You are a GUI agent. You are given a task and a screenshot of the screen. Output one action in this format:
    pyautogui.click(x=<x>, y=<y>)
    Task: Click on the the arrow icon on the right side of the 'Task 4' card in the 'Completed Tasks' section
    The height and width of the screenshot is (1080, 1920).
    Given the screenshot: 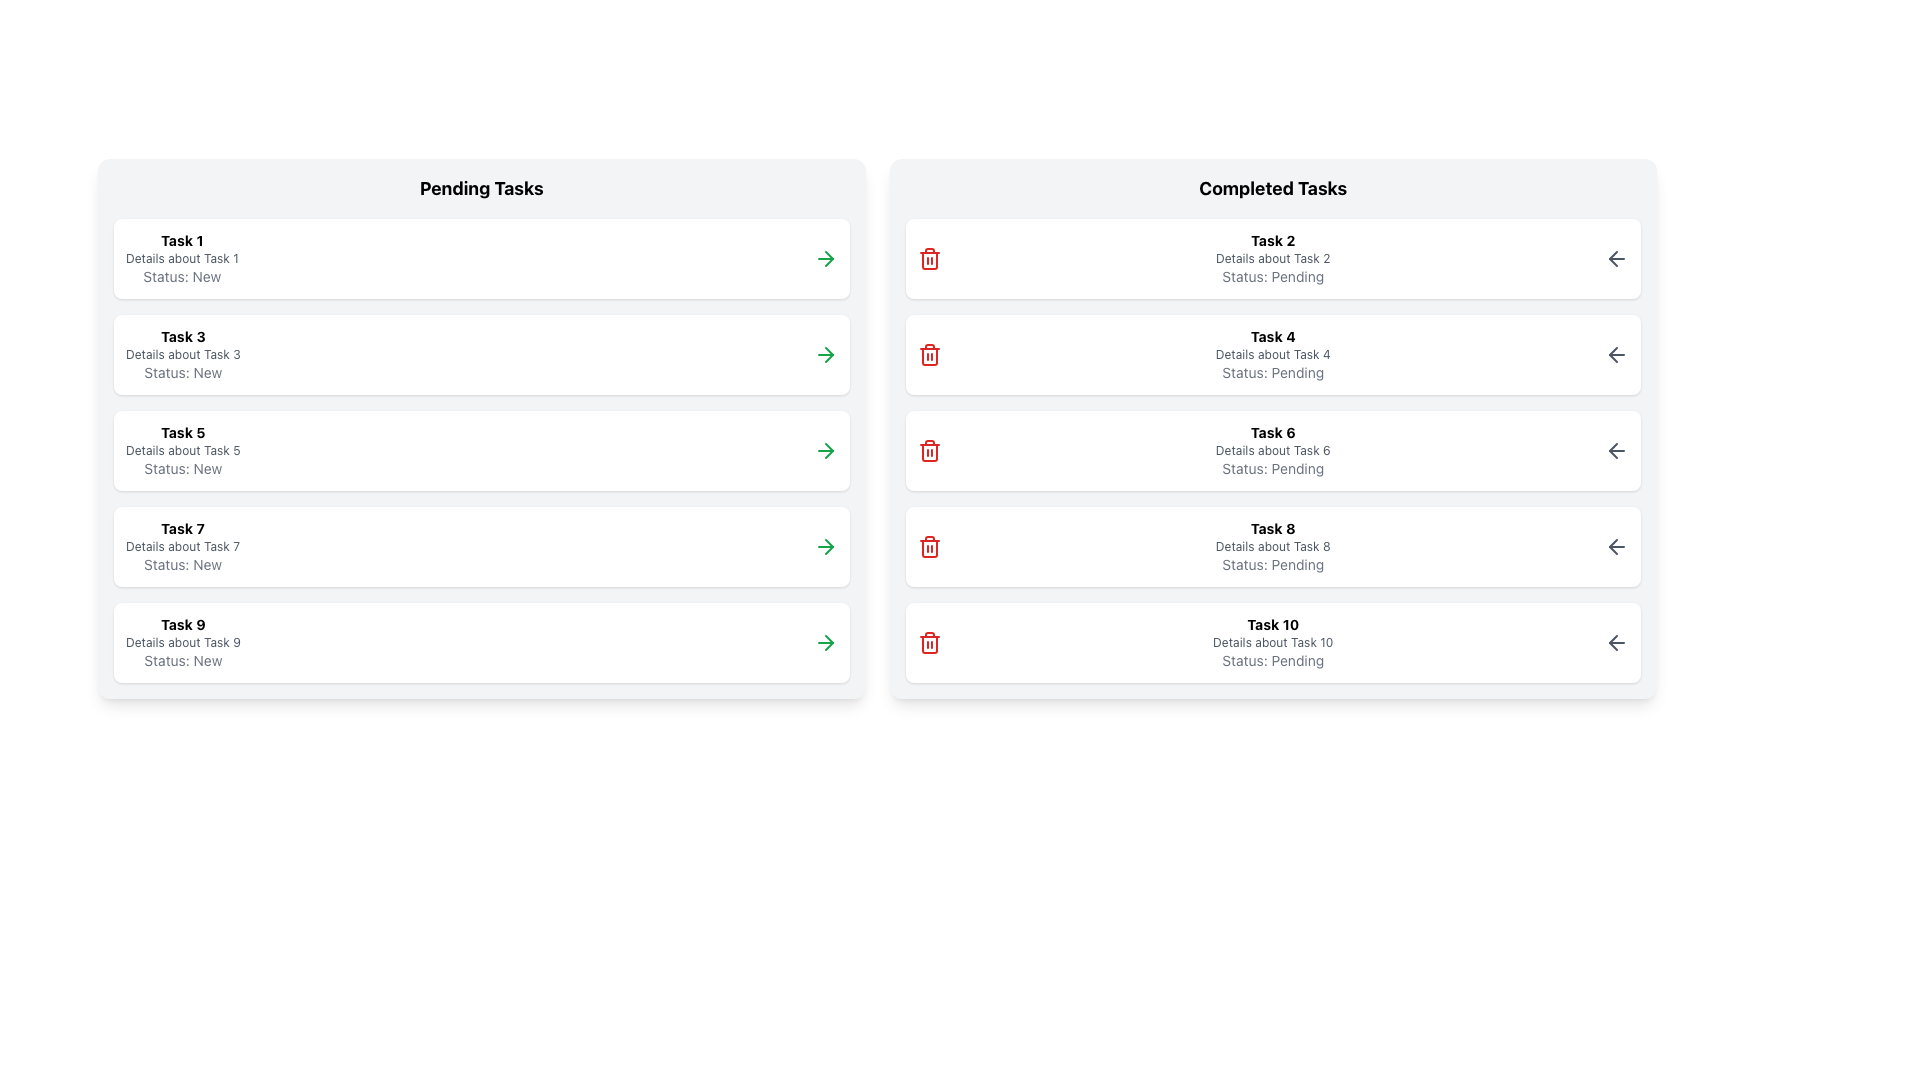 What is the action you would take?
    pyautogui.click(x=1617, y=353)
    